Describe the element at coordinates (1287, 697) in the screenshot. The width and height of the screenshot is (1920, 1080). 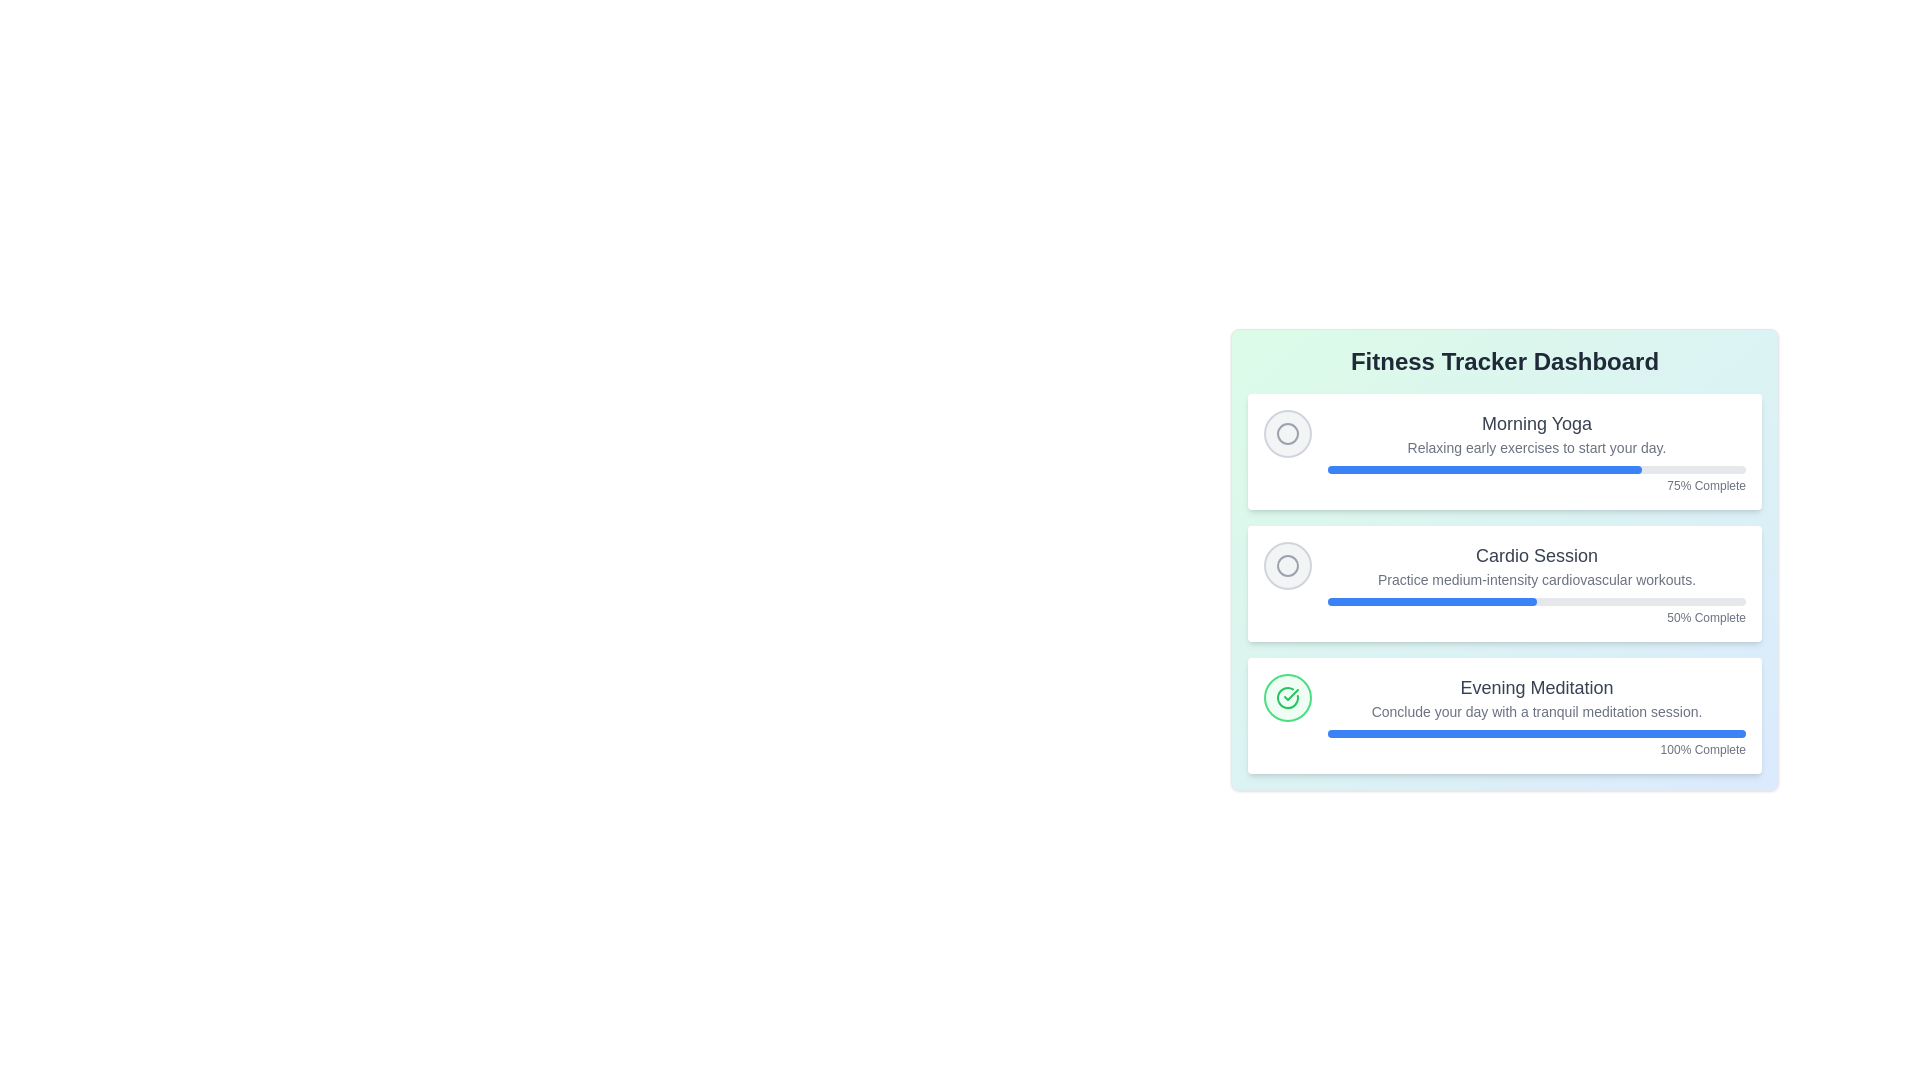
I see `the green circular icon that indicates the successful completion of the 'Evening Meditation' task on the Fitness Tracker Dashboard for possible interaction` at that location.